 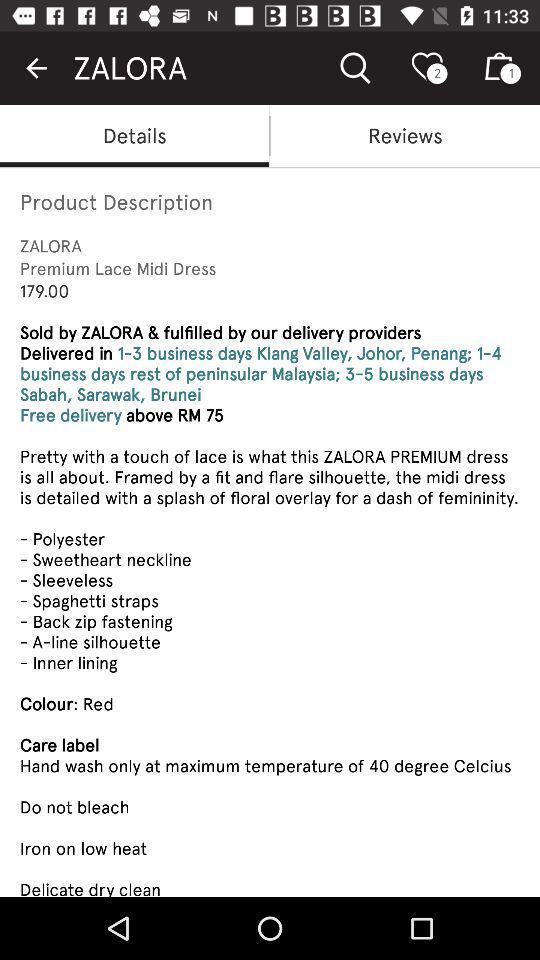 What do you see at coordinates (36, 68) in the screenshot?
I see `item to the left of the zalora` at bounding box center [36, 68].